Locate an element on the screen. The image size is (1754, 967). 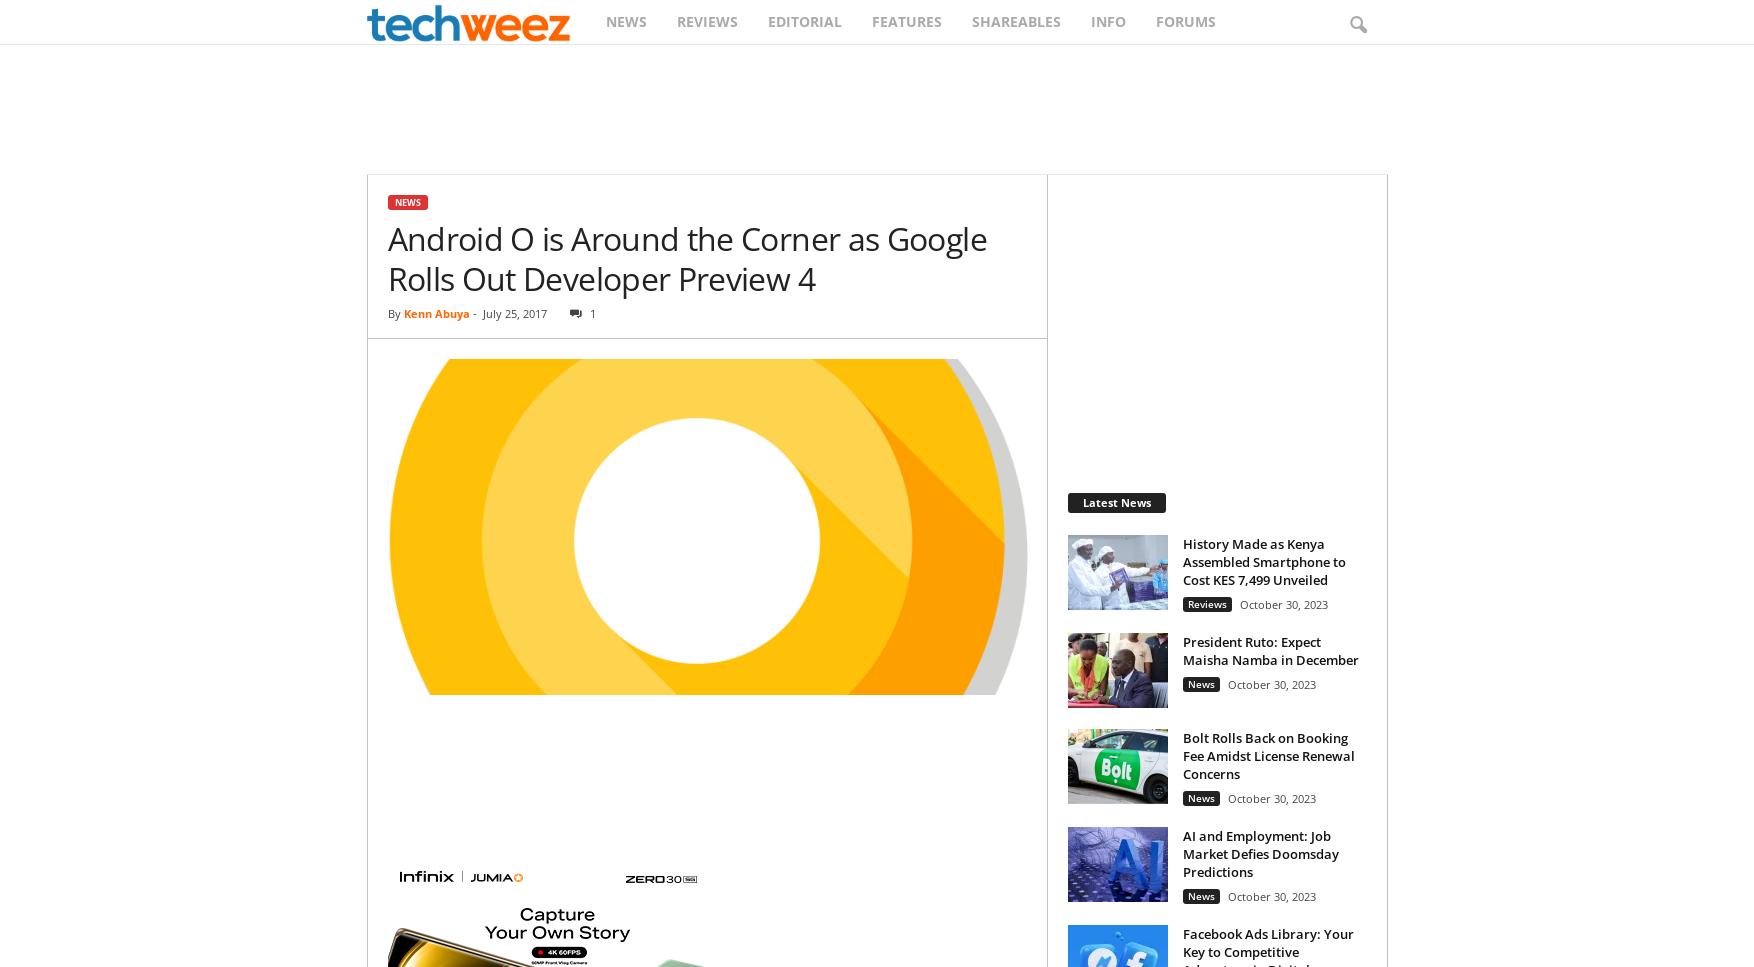
'History Made as Kenya Assembled Smartphone to Cost KES 7,499 Unveiled' is located at coordinates (1263, 559).